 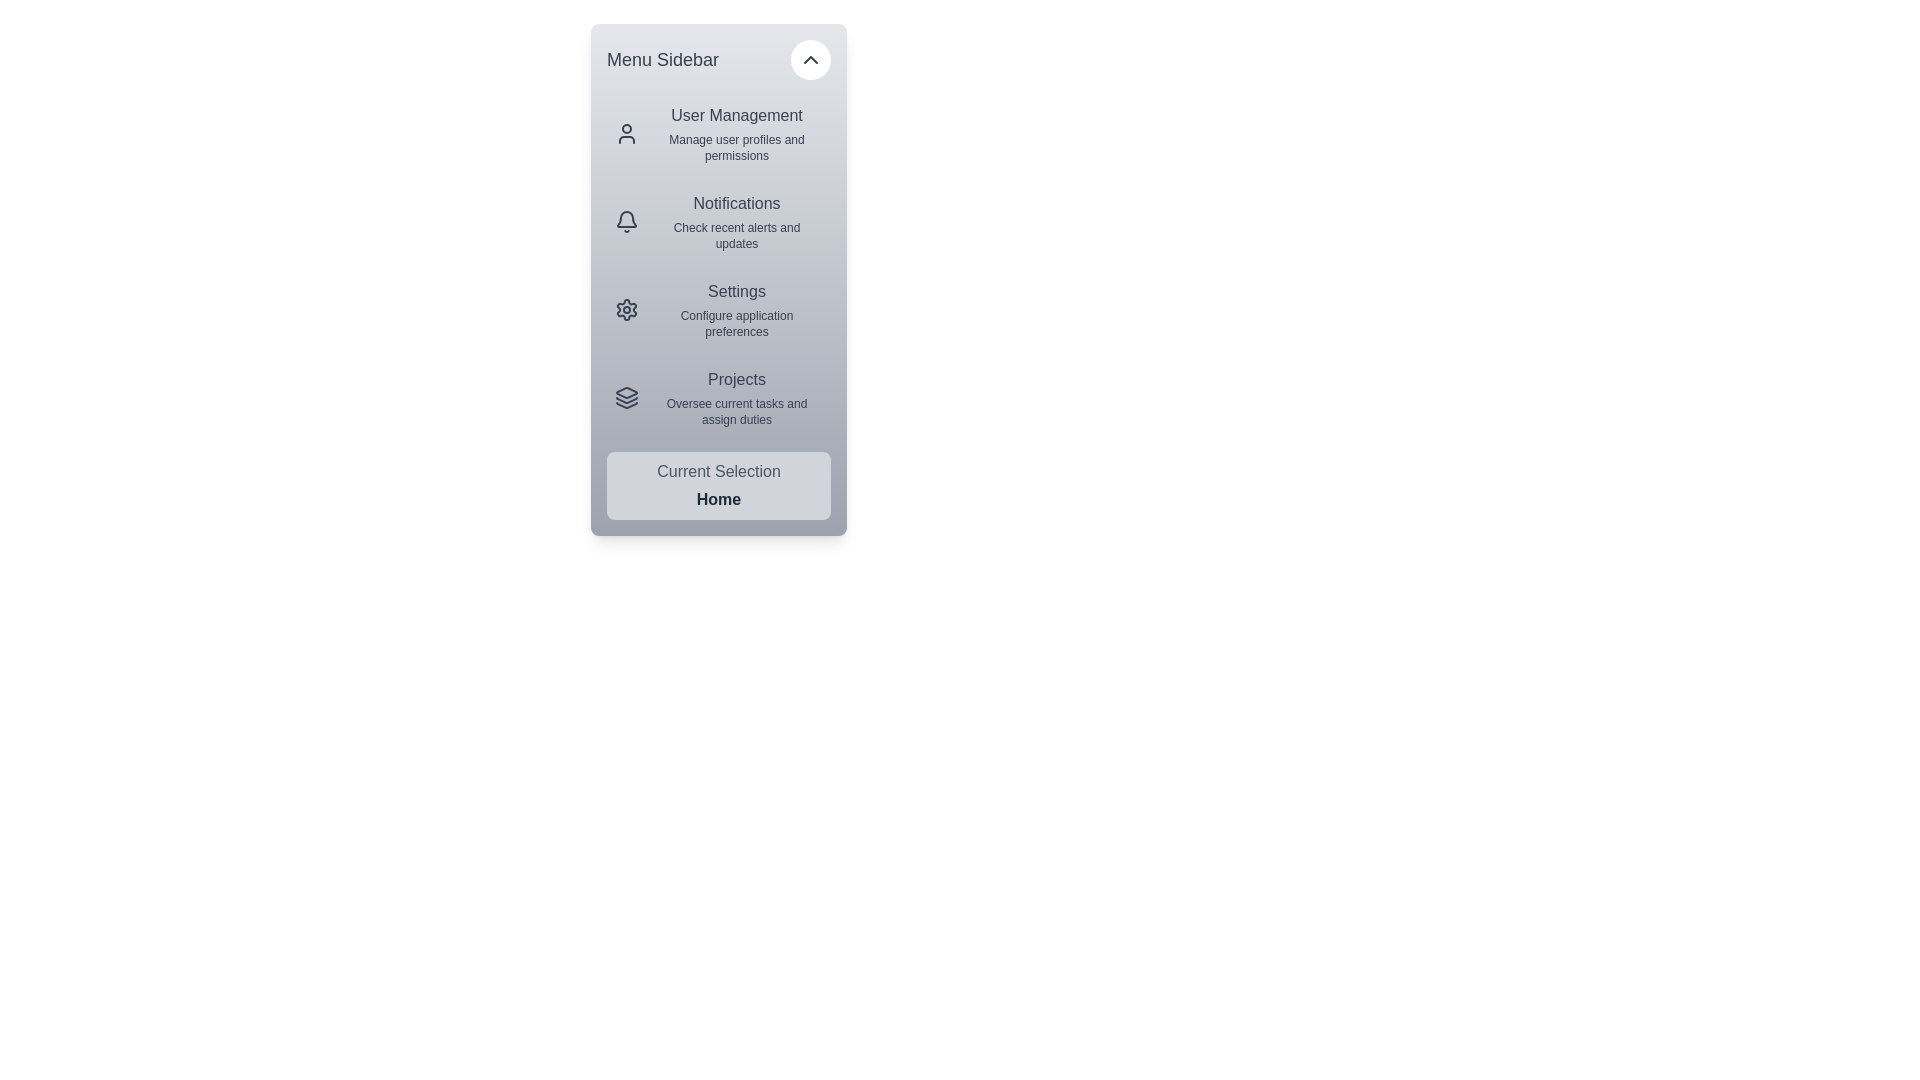 What do you see at coordinates (736, 146) in the screenshot?
I see `the text label 'Manage user profiles and permissions' located directly below the 'User Management' label in the sidebar menu` at bounding box center [736, 146].